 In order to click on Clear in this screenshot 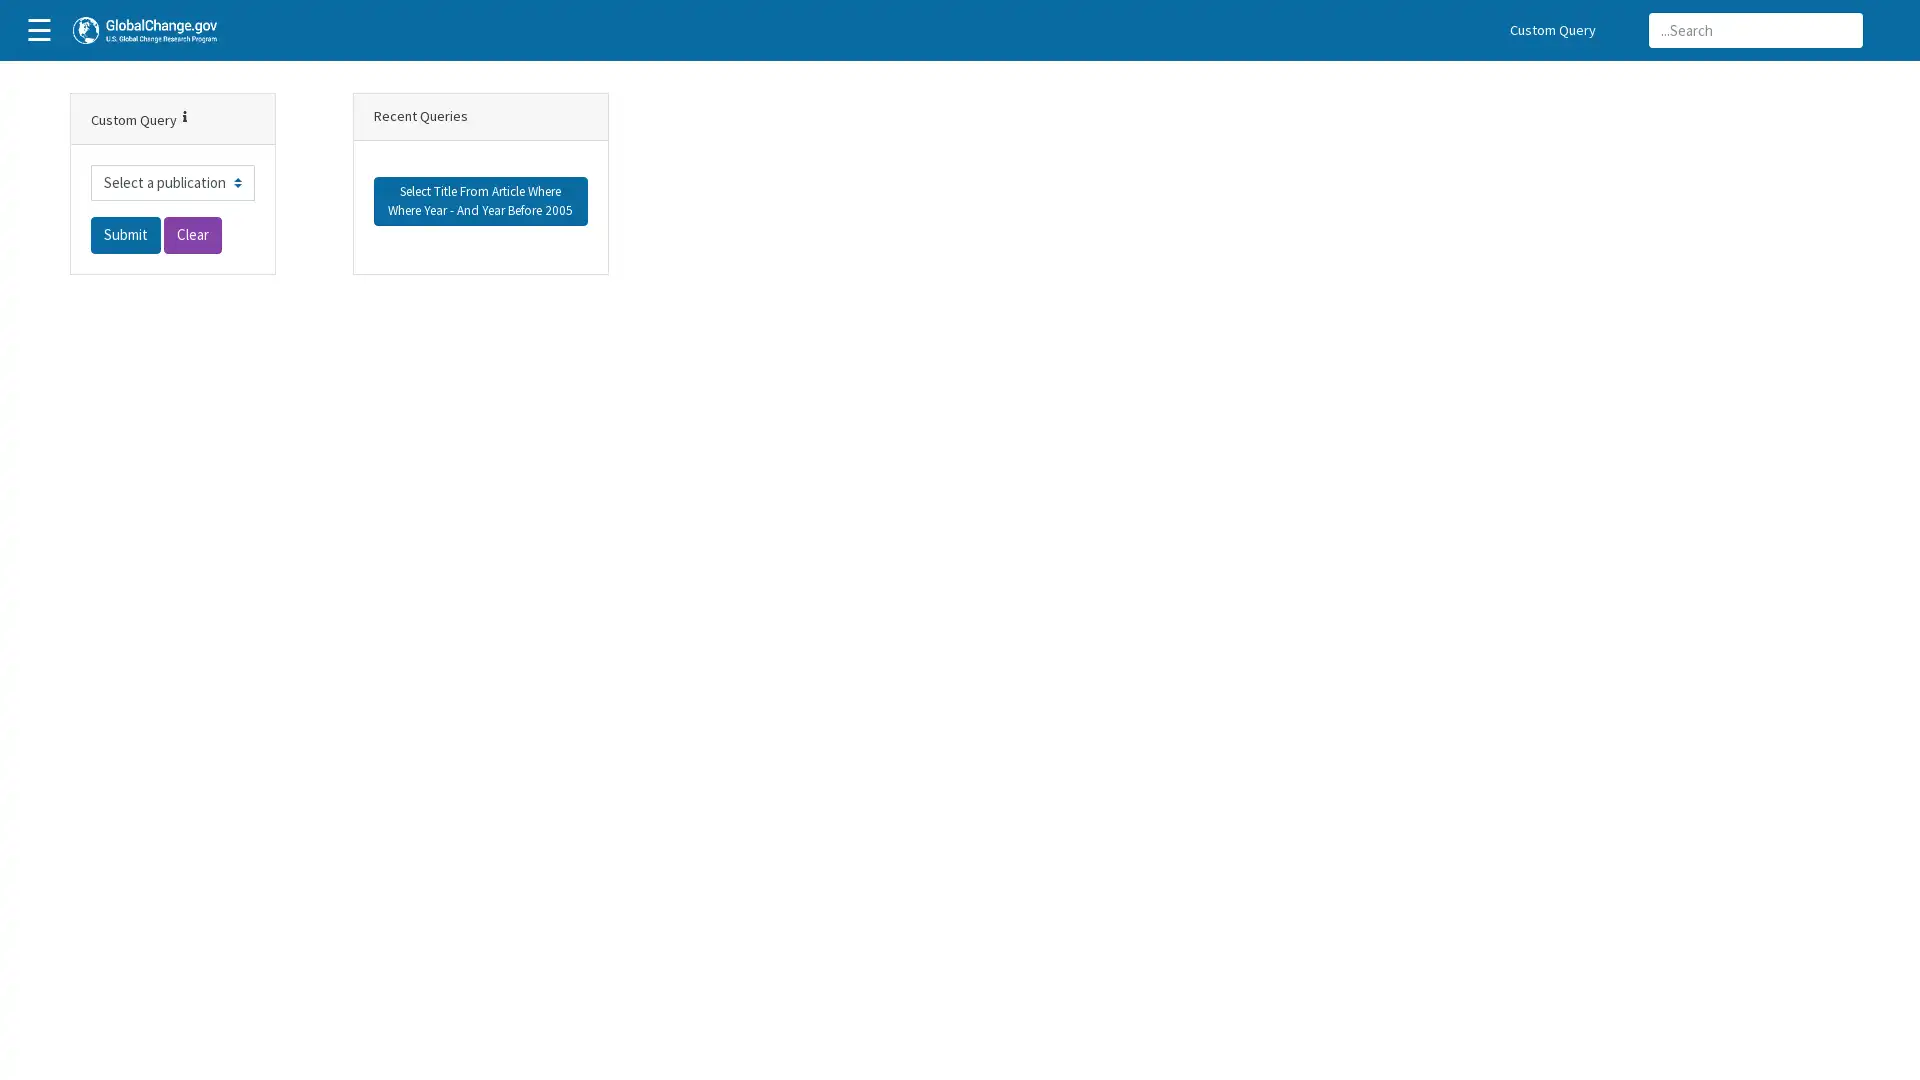, I will do `click(192, 234)`.